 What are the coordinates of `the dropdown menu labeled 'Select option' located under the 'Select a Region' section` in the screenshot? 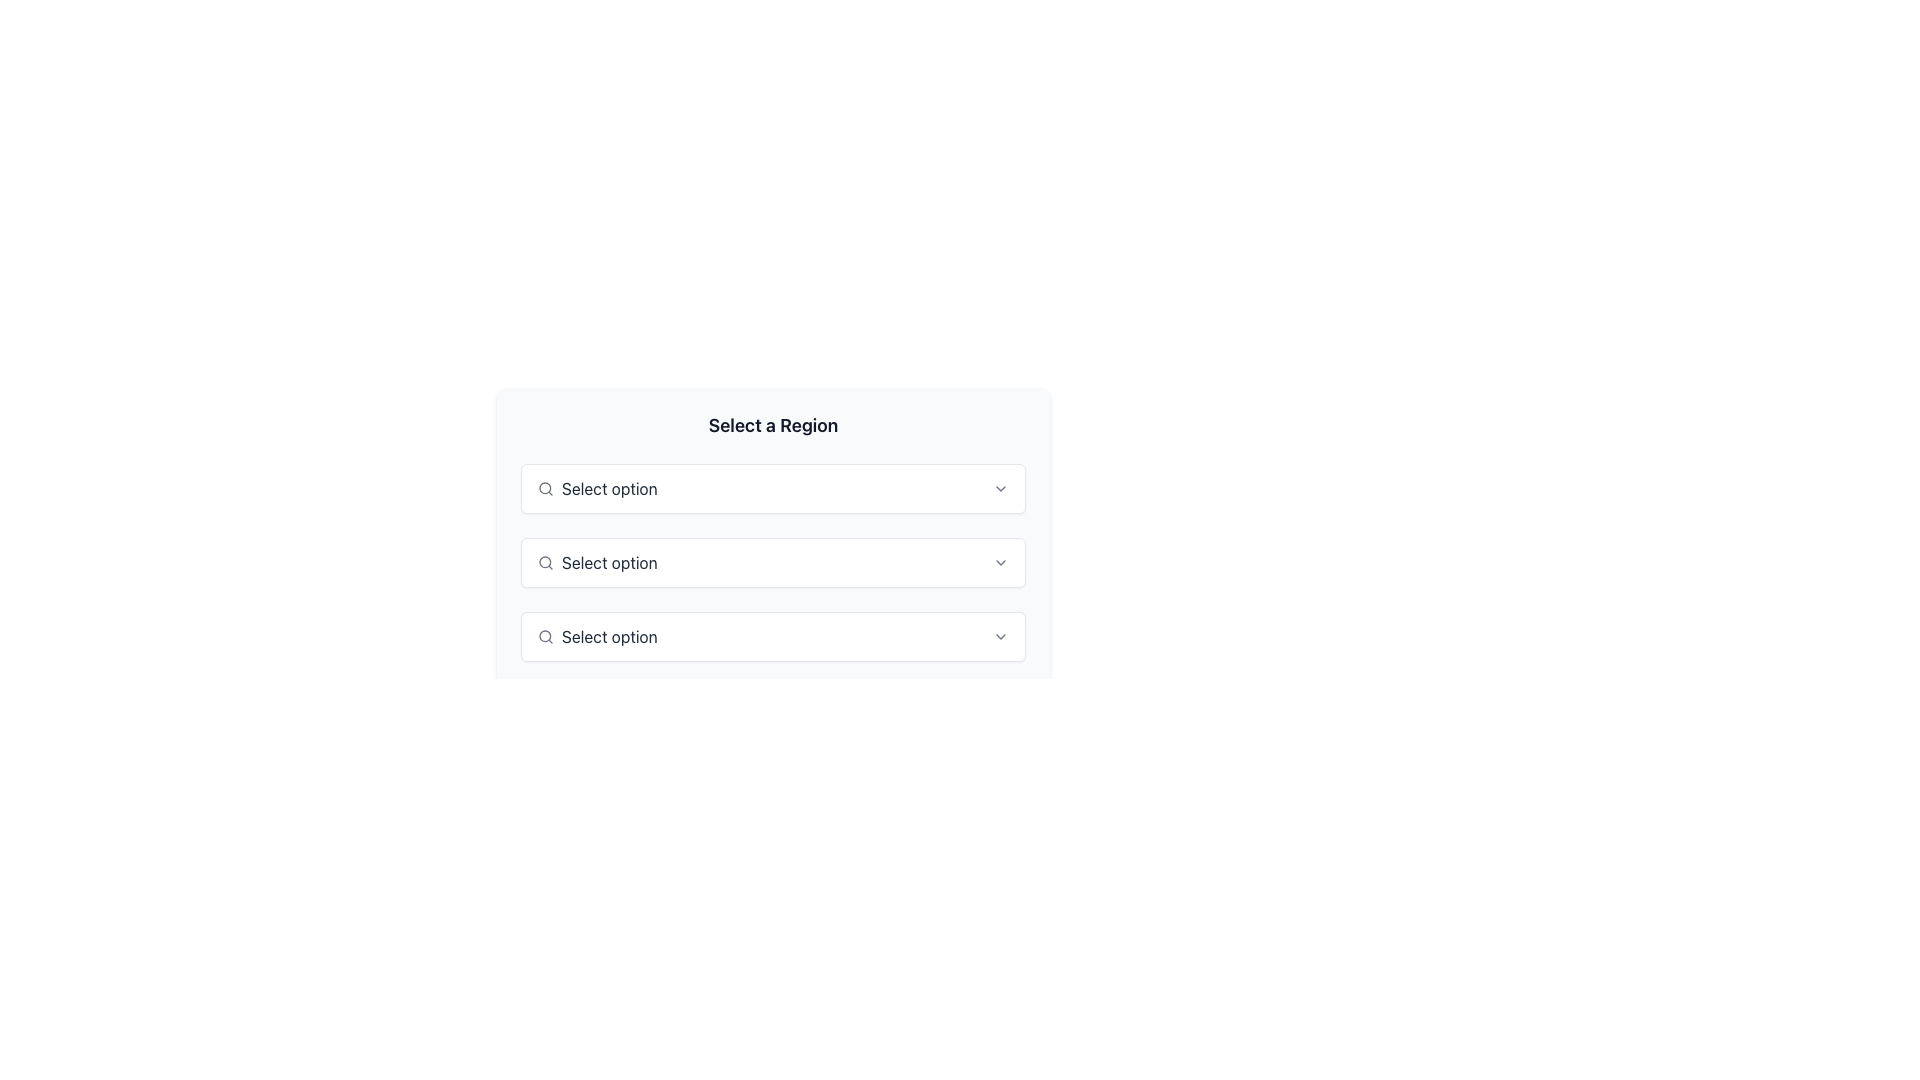 It's located at (772, 489).